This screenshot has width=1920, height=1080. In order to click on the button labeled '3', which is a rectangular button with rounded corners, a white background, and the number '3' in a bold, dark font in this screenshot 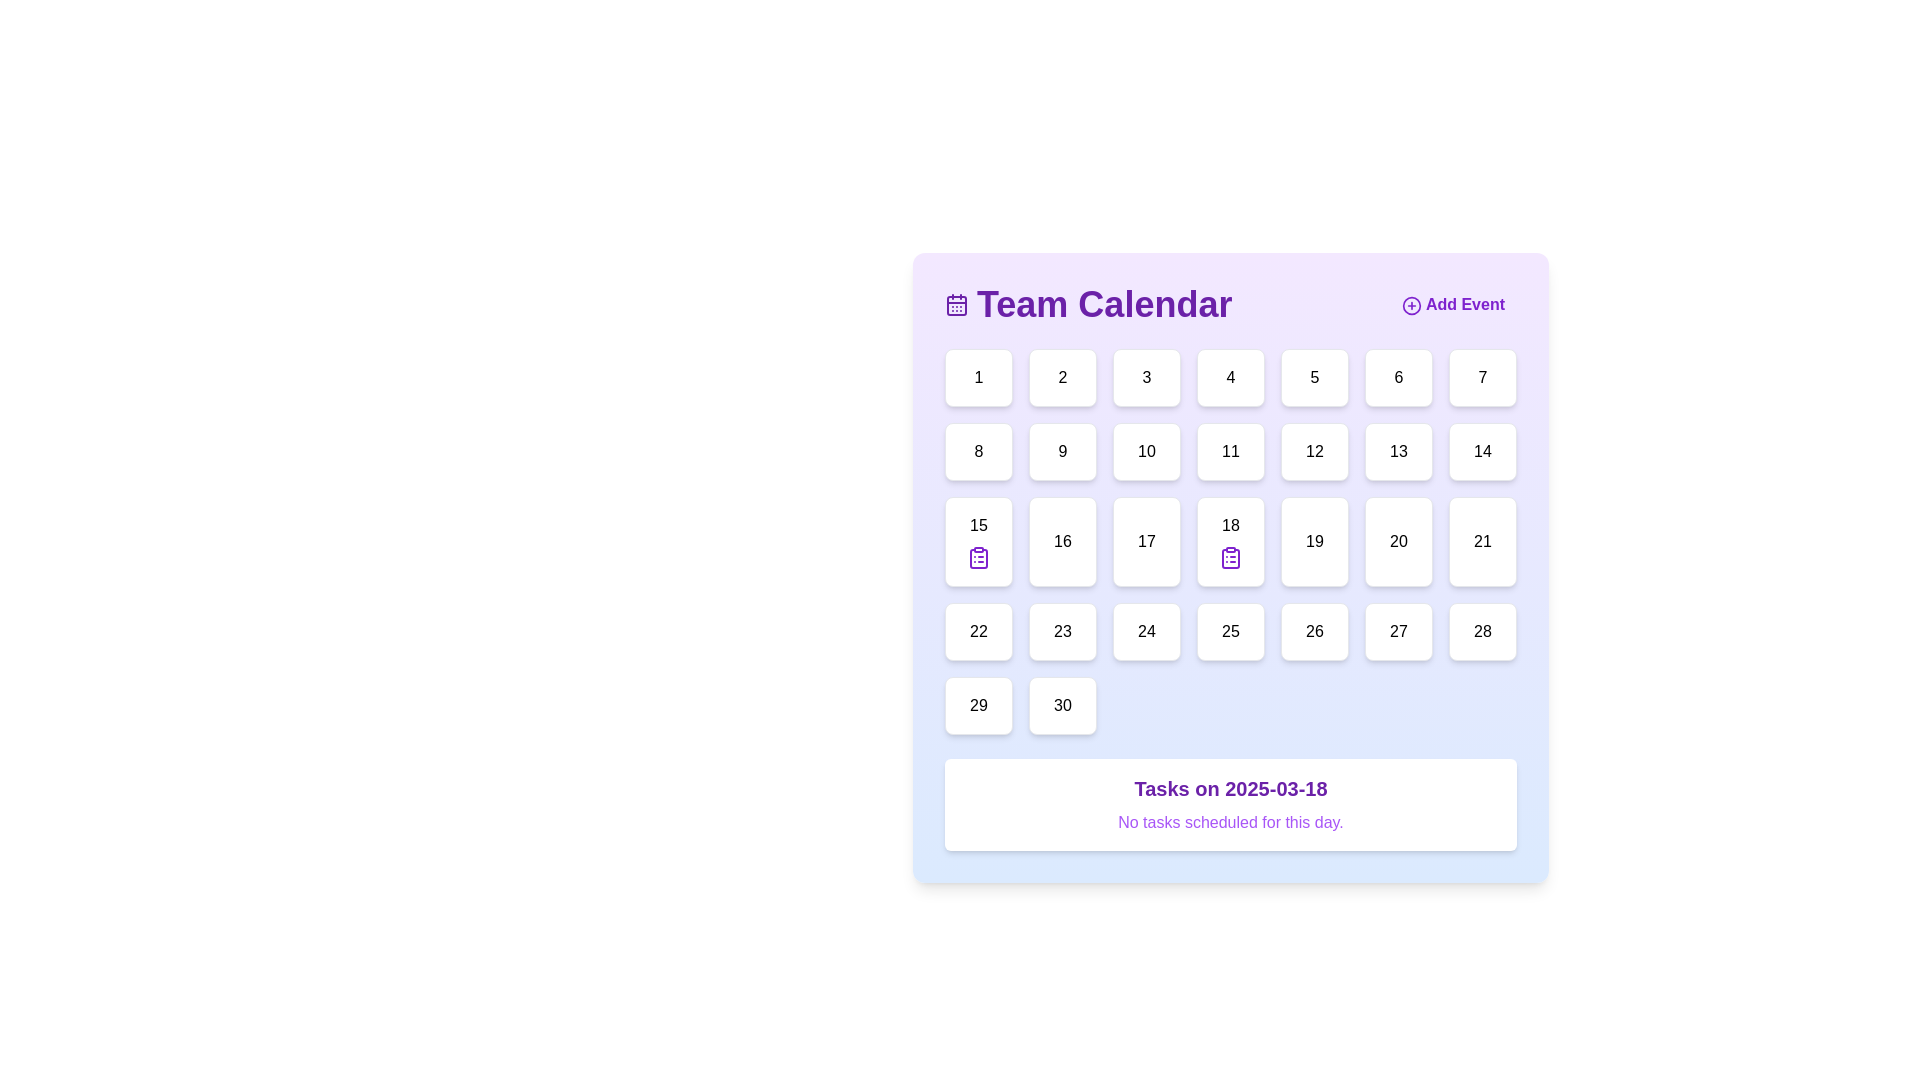, I will do `click(1147, 378)`.